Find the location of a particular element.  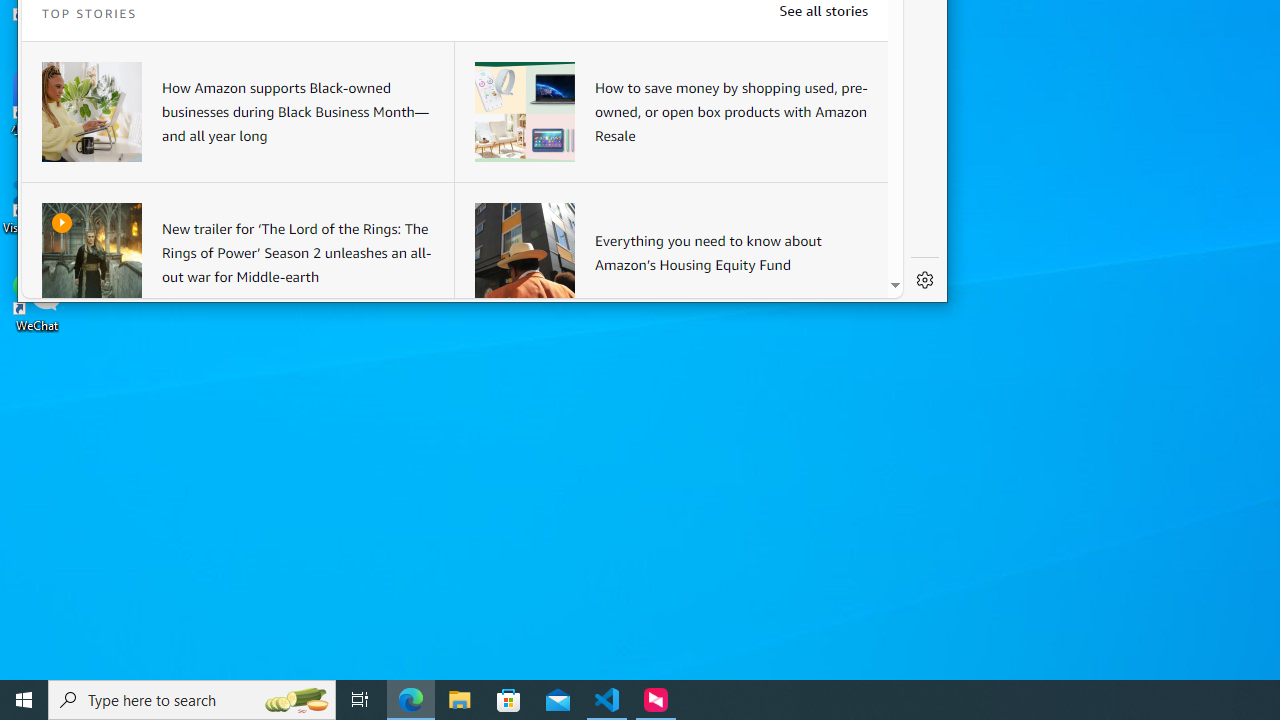

'See all stories' is located at coordinates (823, 10).